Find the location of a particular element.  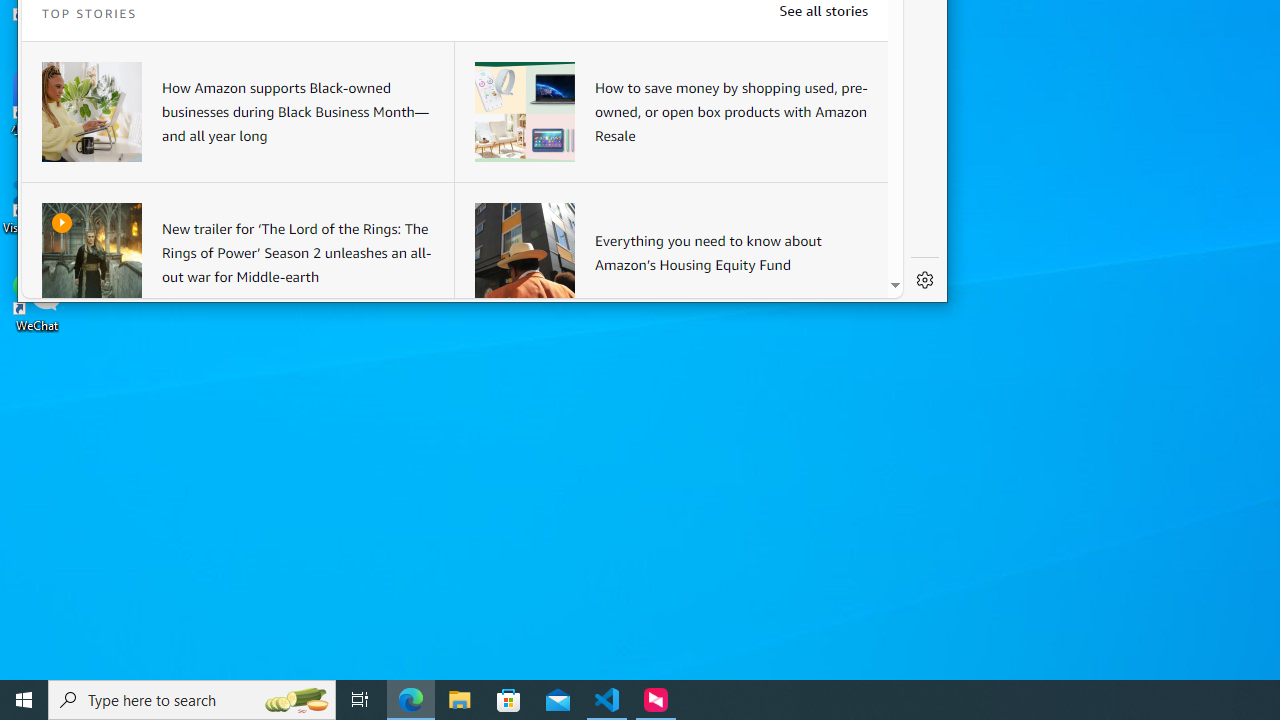

'See all stories' is located at coordinates (823, 10).